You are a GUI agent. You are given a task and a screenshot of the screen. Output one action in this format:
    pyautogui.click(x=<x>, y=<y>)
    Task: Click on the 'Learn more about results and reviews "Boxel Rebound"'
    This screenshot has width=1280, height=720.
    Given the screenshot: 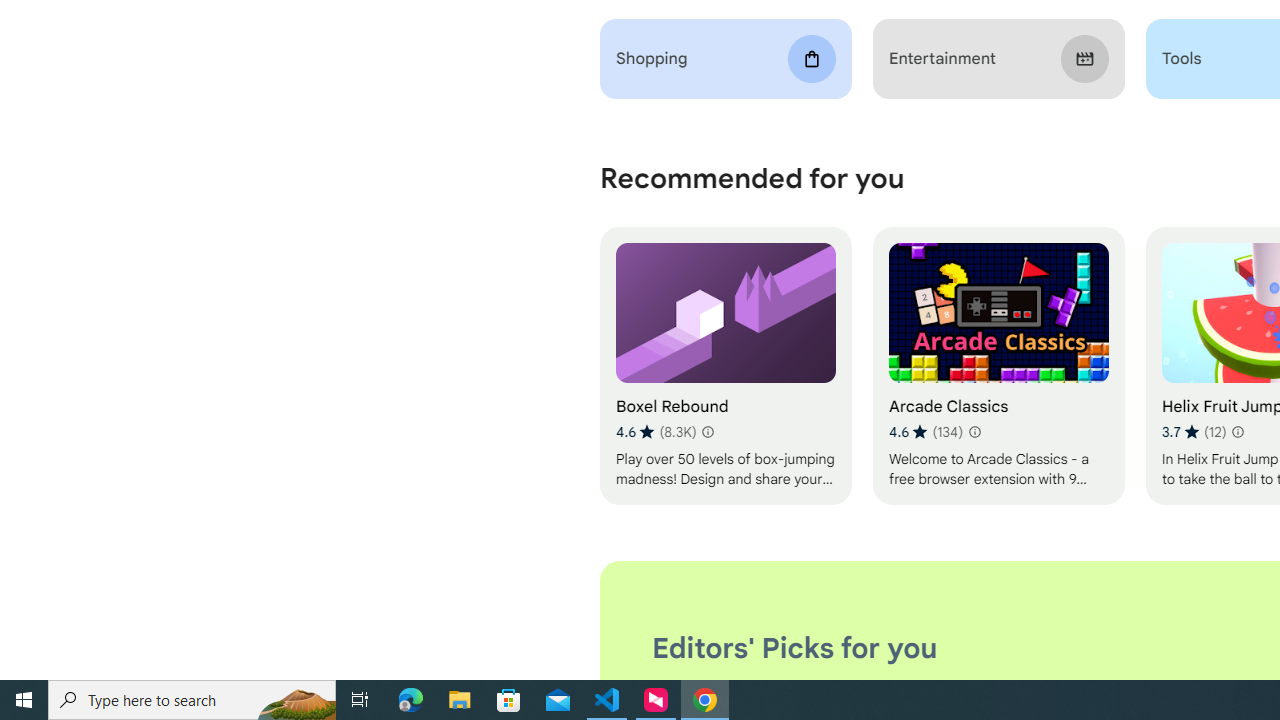 What is the action you would take?
    pyautogui.click(x=707, y=431)
    